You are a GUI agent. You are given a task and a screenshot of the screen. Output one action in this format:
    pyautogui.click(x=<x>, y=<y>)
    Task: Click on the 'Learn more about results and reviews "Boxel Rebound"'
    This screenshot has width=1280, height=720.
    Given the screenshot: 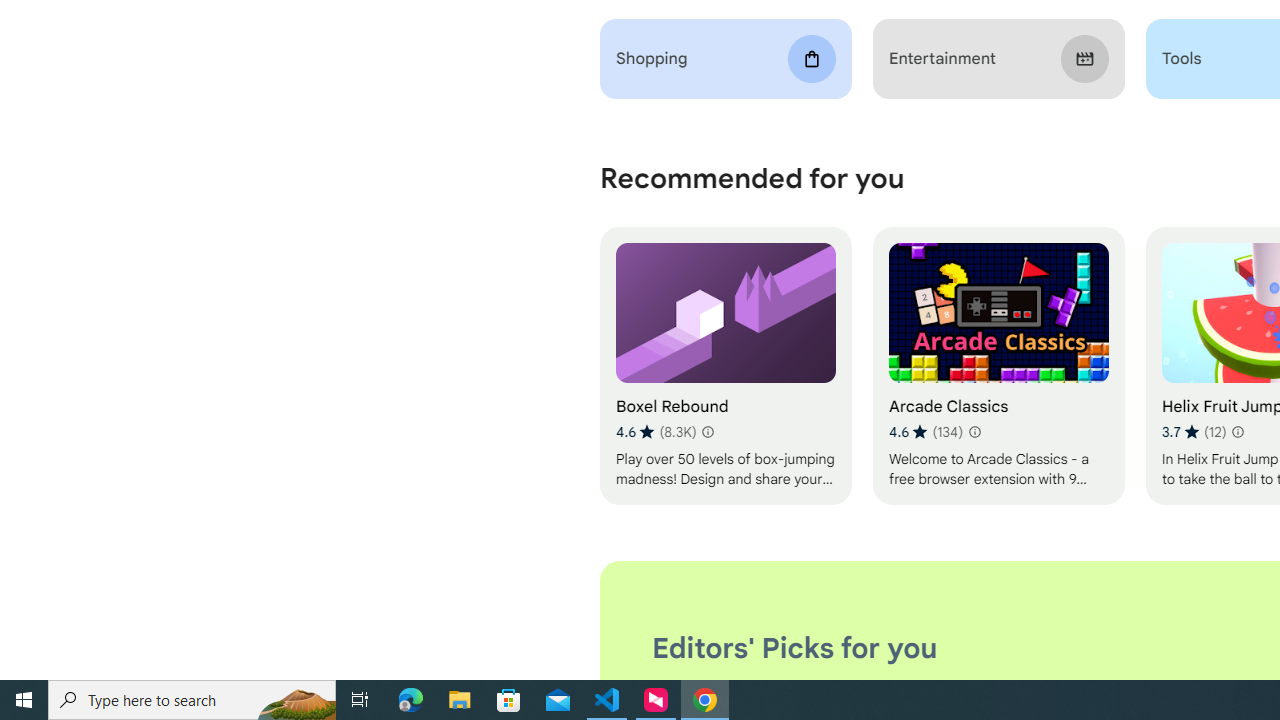 What is the action you would take?
    pyautogui.click(x=707, y=431)
    